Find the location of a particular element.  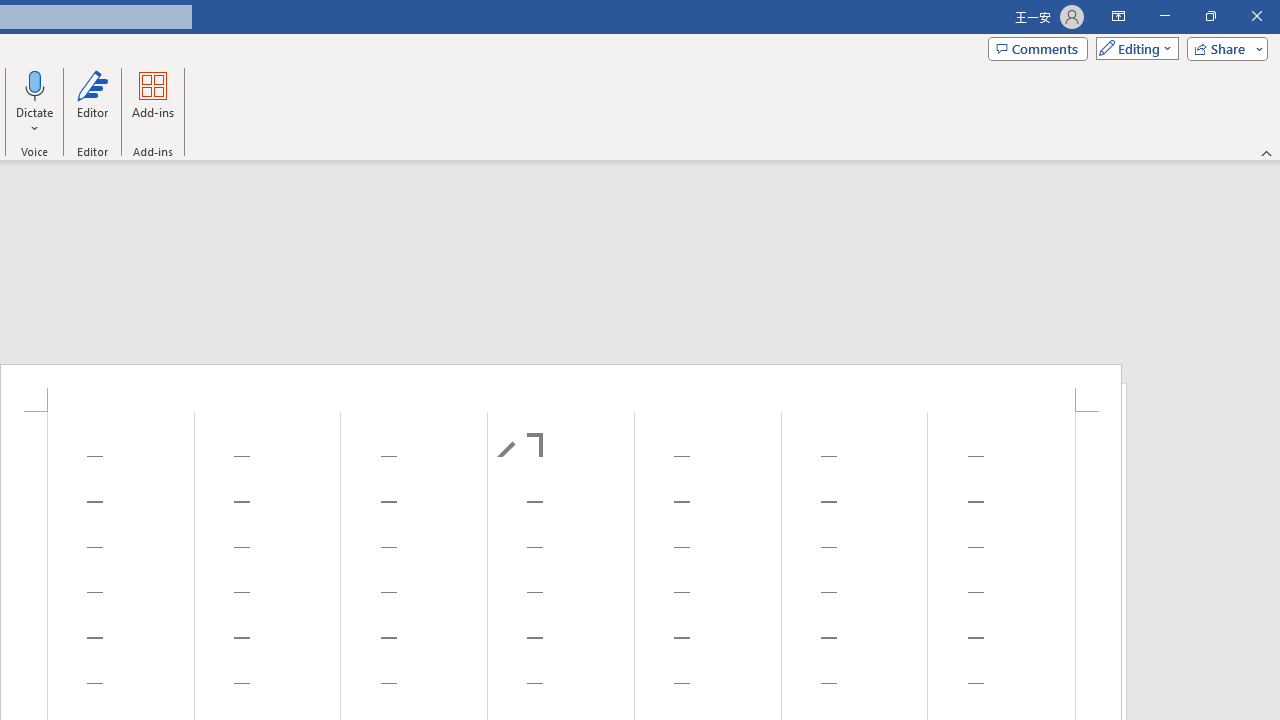

'Dictate' is located at coordinates (35, 103).